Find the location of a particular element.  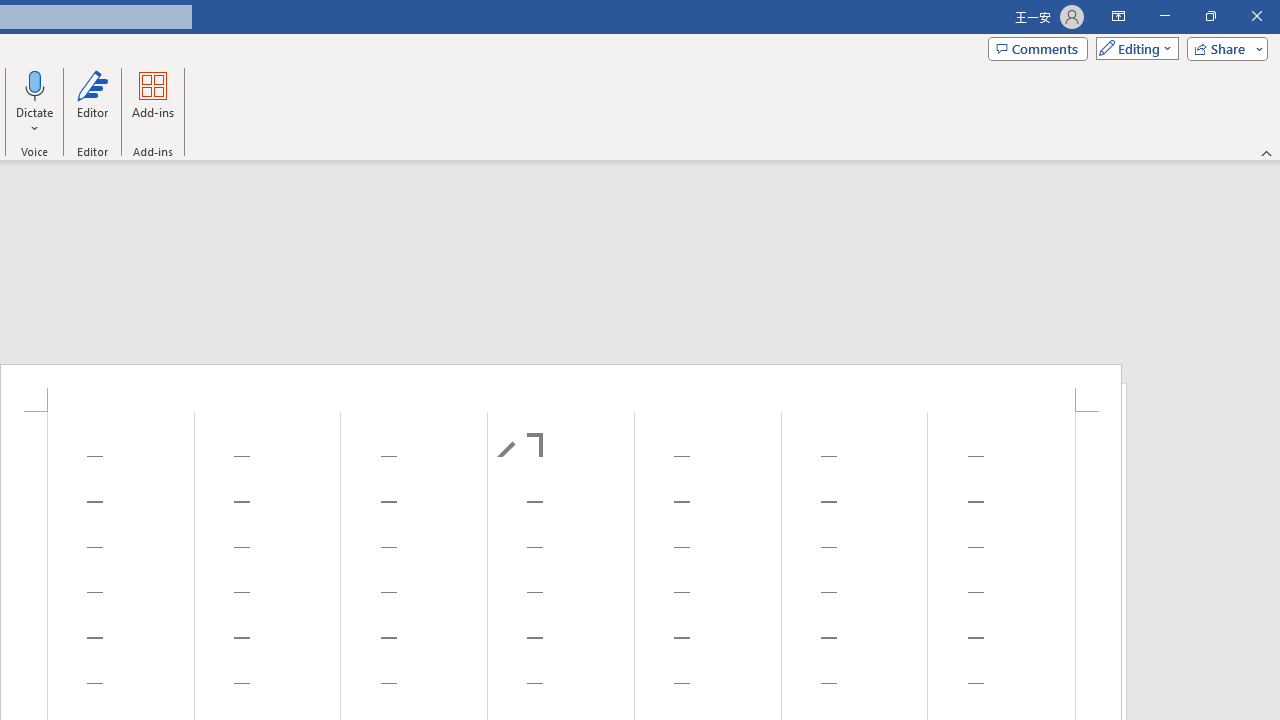

'Dictate' is located at coordinates (35, 103).